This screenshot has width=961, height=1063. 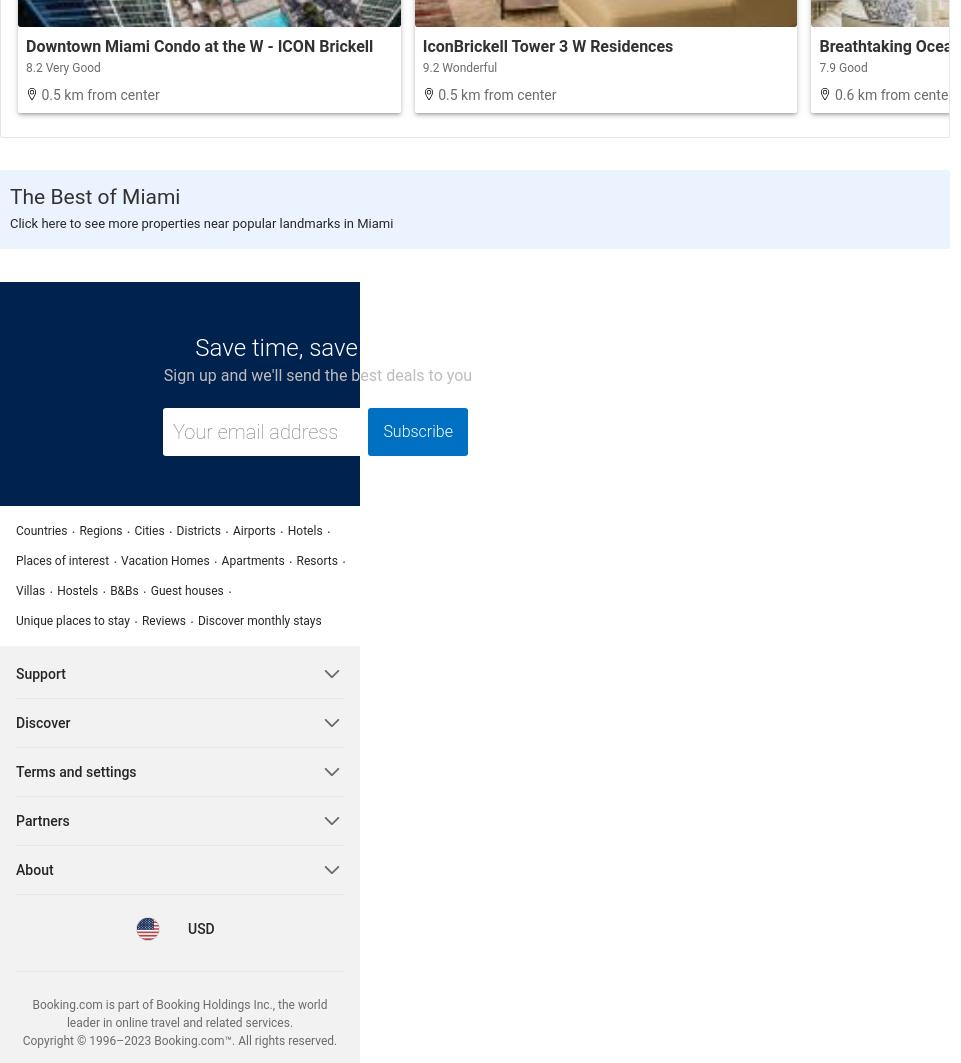 What do you see at coordinates (458, 68) in the screenshot?
I see `'9.2 Wonderful'` at bounding box center [458, 68].